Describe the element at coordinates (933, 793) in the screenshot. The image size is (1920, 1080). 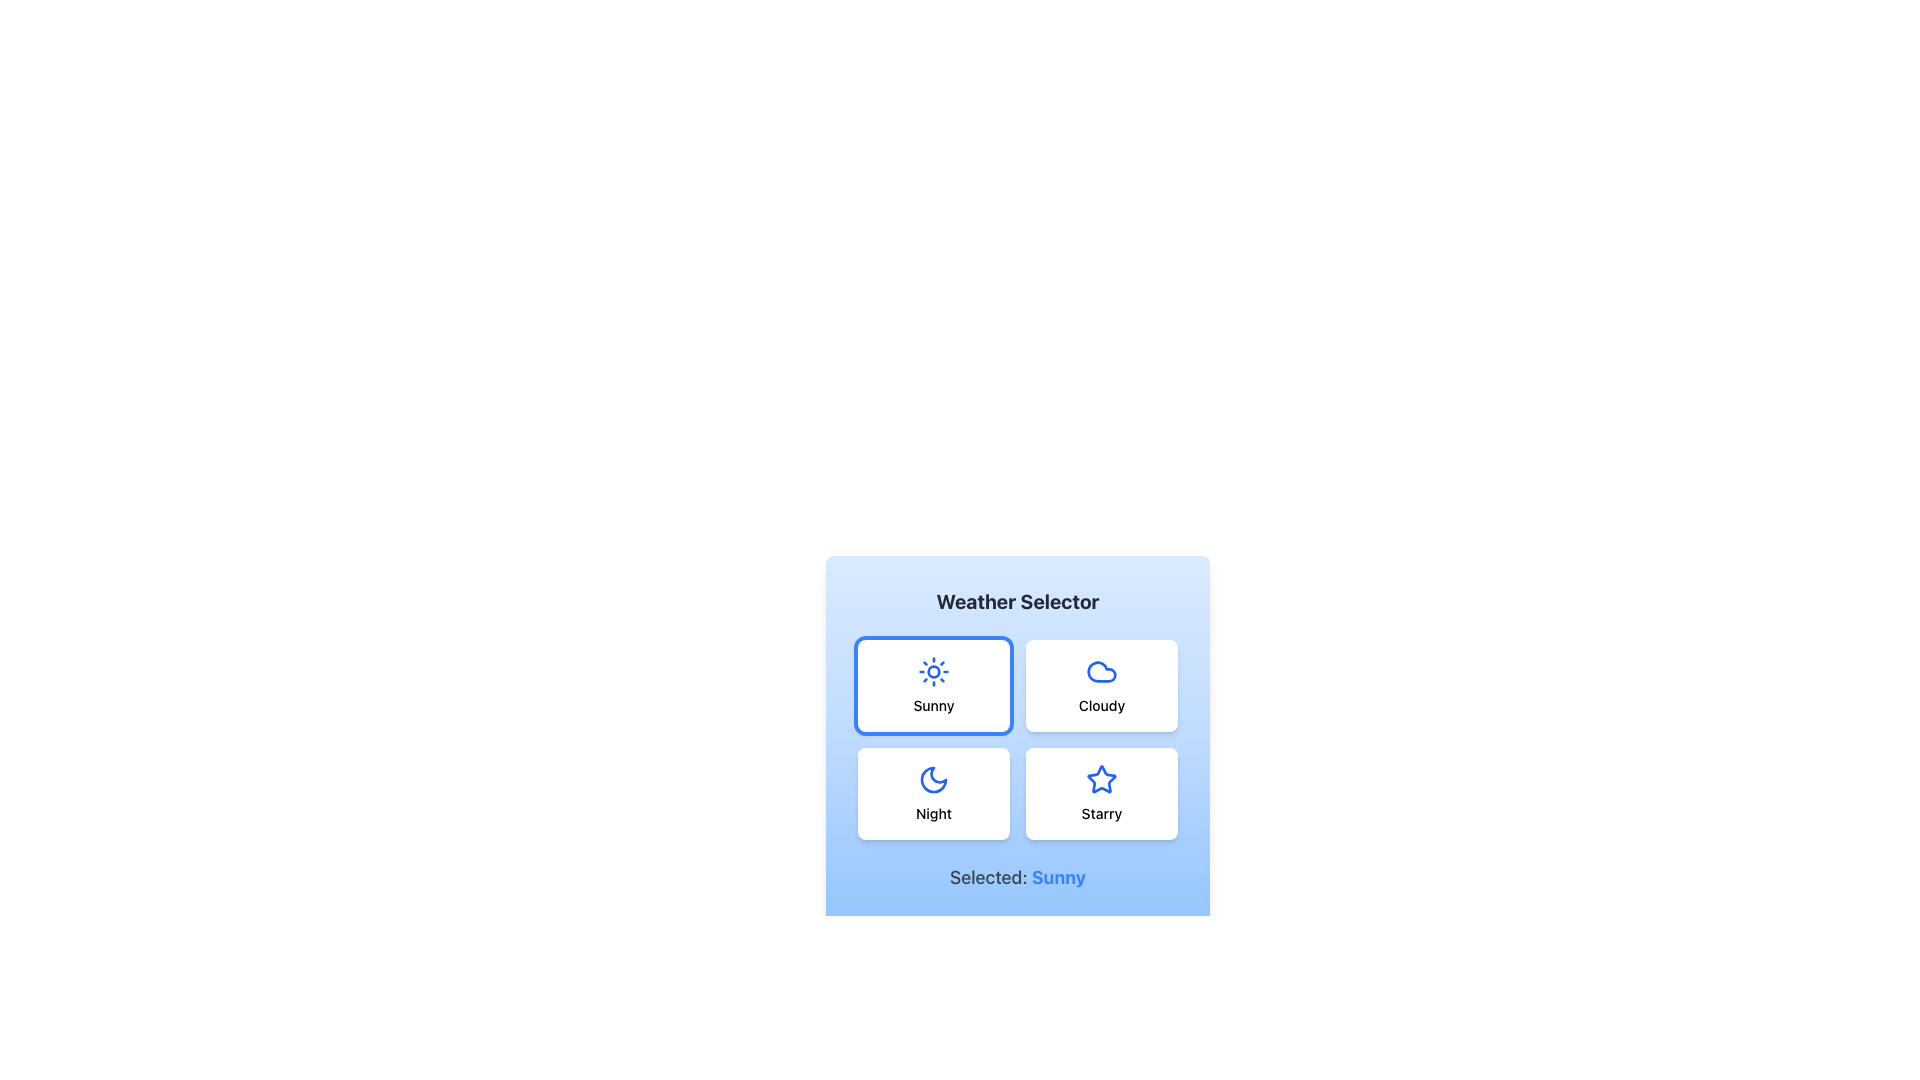
I see `the 'Night' weather option button using keyboard navigation` at that location.